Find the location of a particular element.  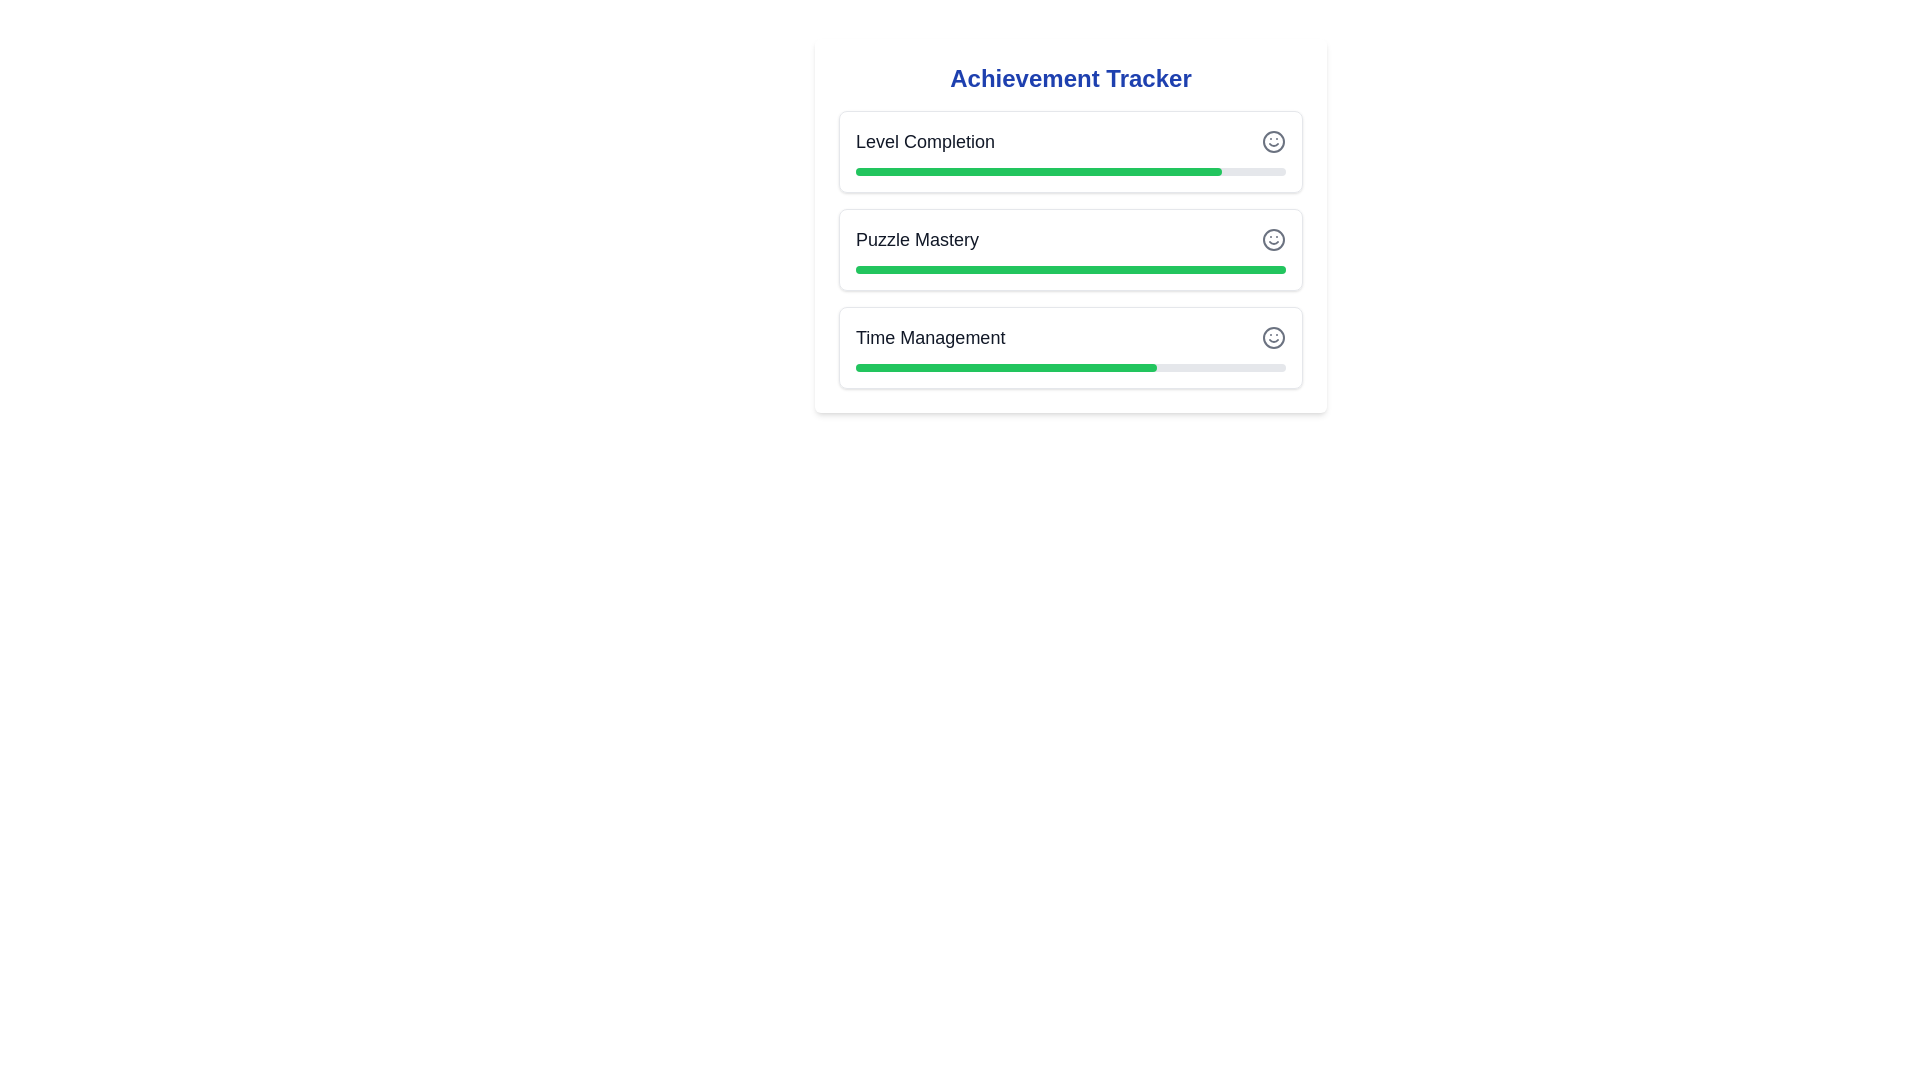

the third progress bar that visually represents the completion level of the 'Time Management' activity is located at coordinates (1069, 367).